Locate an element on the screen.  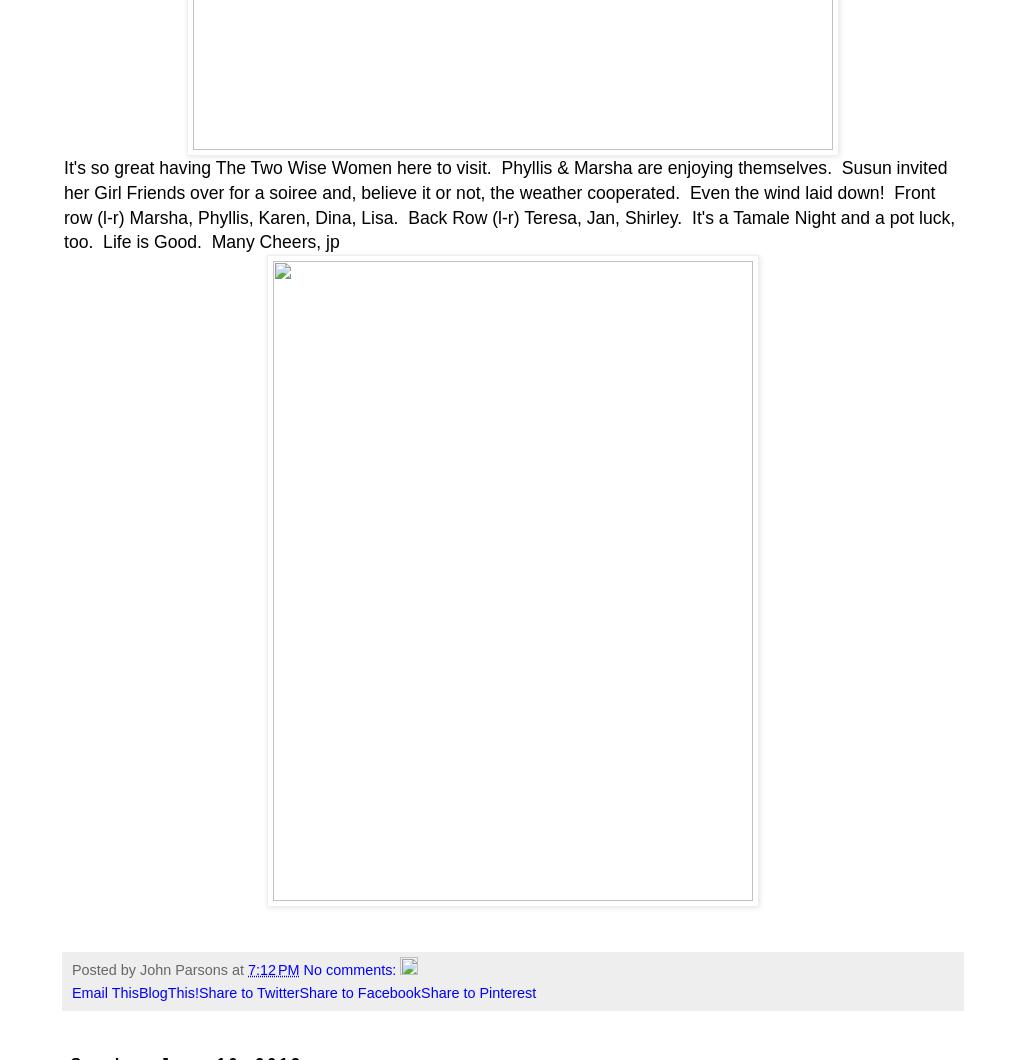
'John Parsons' is located at coordinates (183, 969).